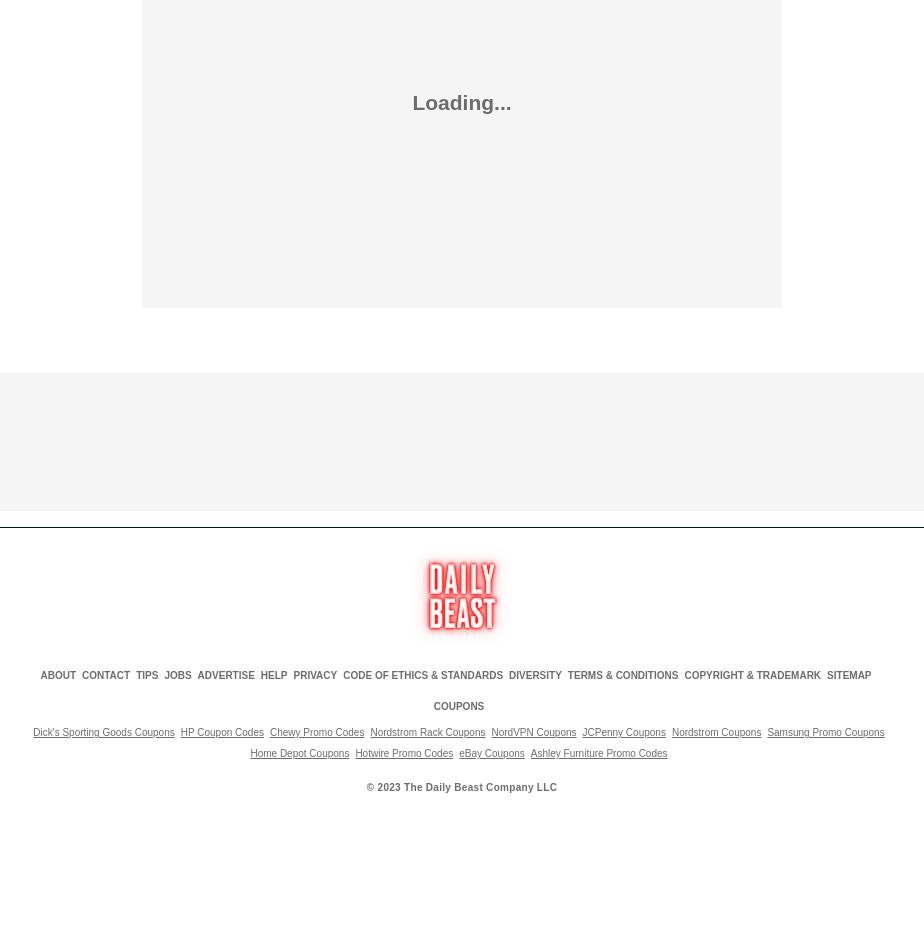  What do you see at coordinates (403, 752) in the screenshot?
I see `'Hotwire Promo Codes'` at bounding box center [403, 752].